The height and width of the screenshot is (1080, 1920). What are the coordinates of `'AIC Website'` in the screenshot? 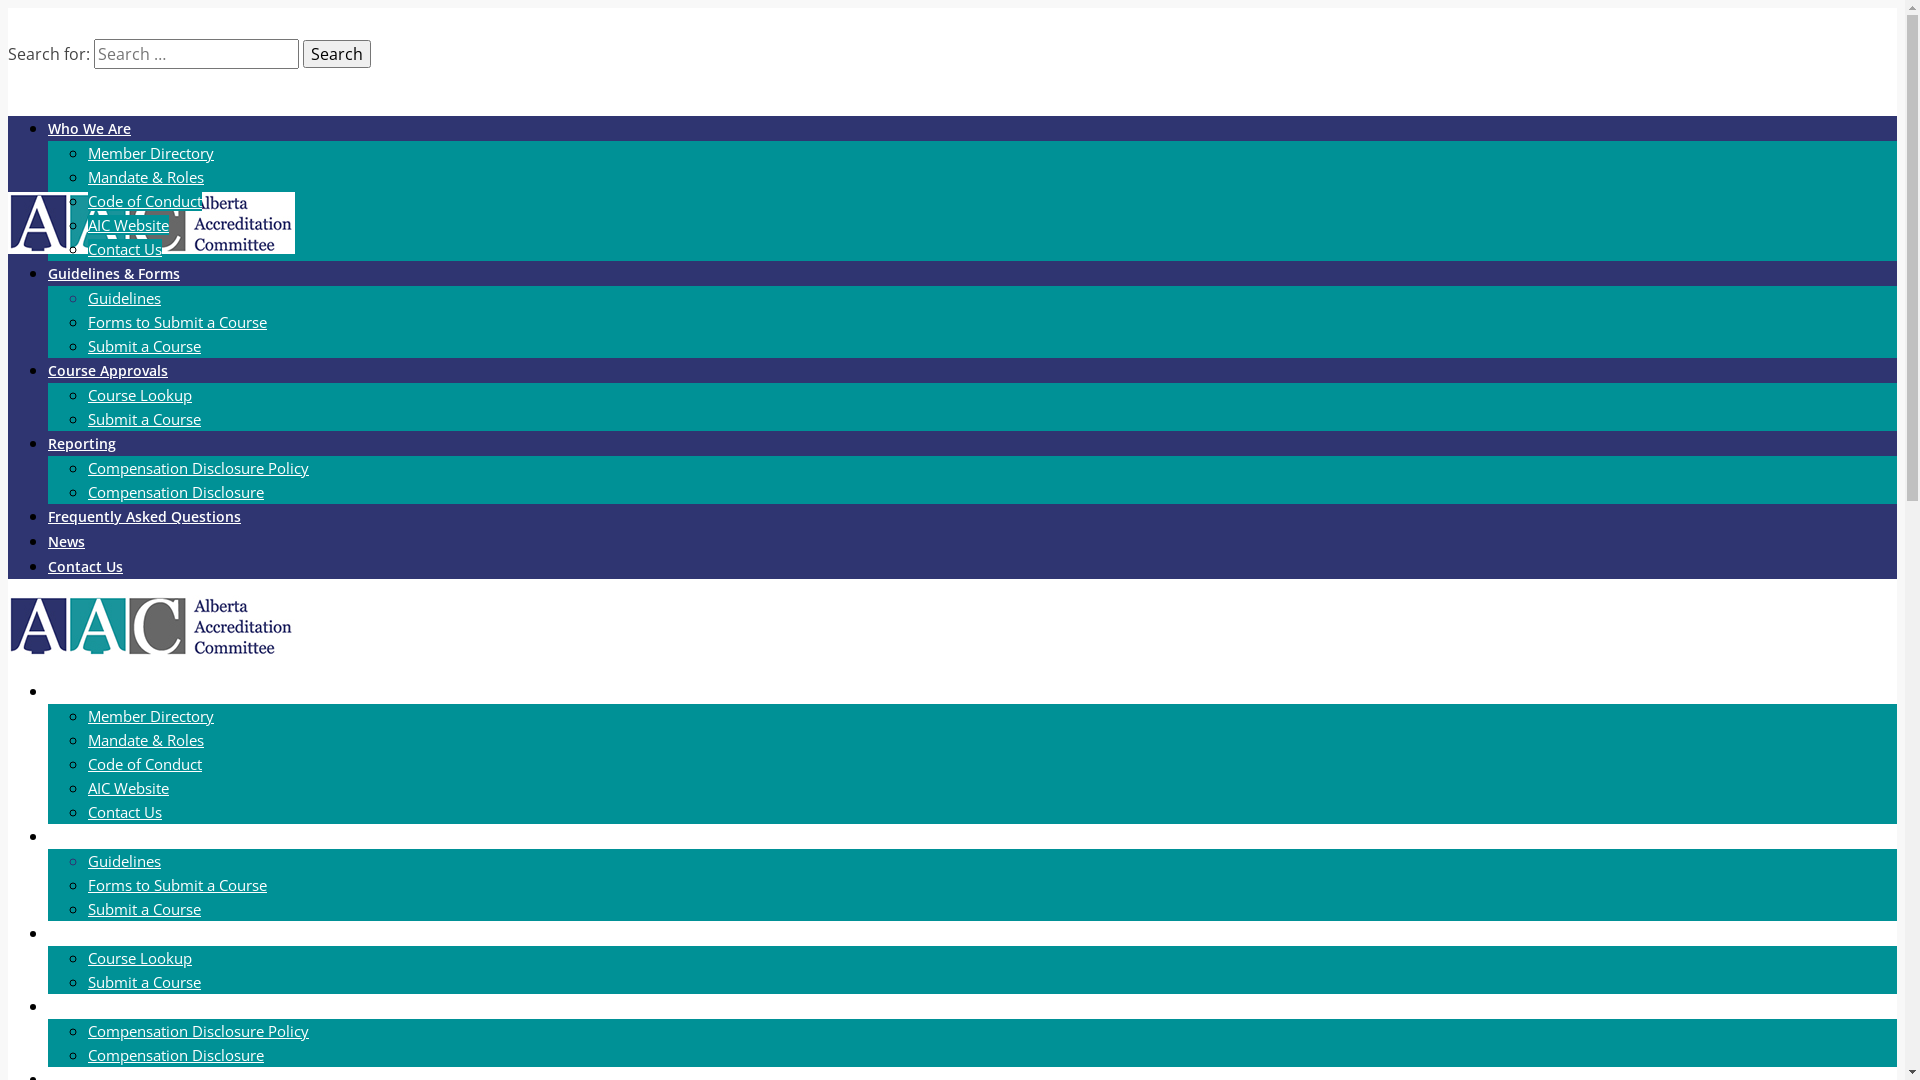 It's located at (127, 224).